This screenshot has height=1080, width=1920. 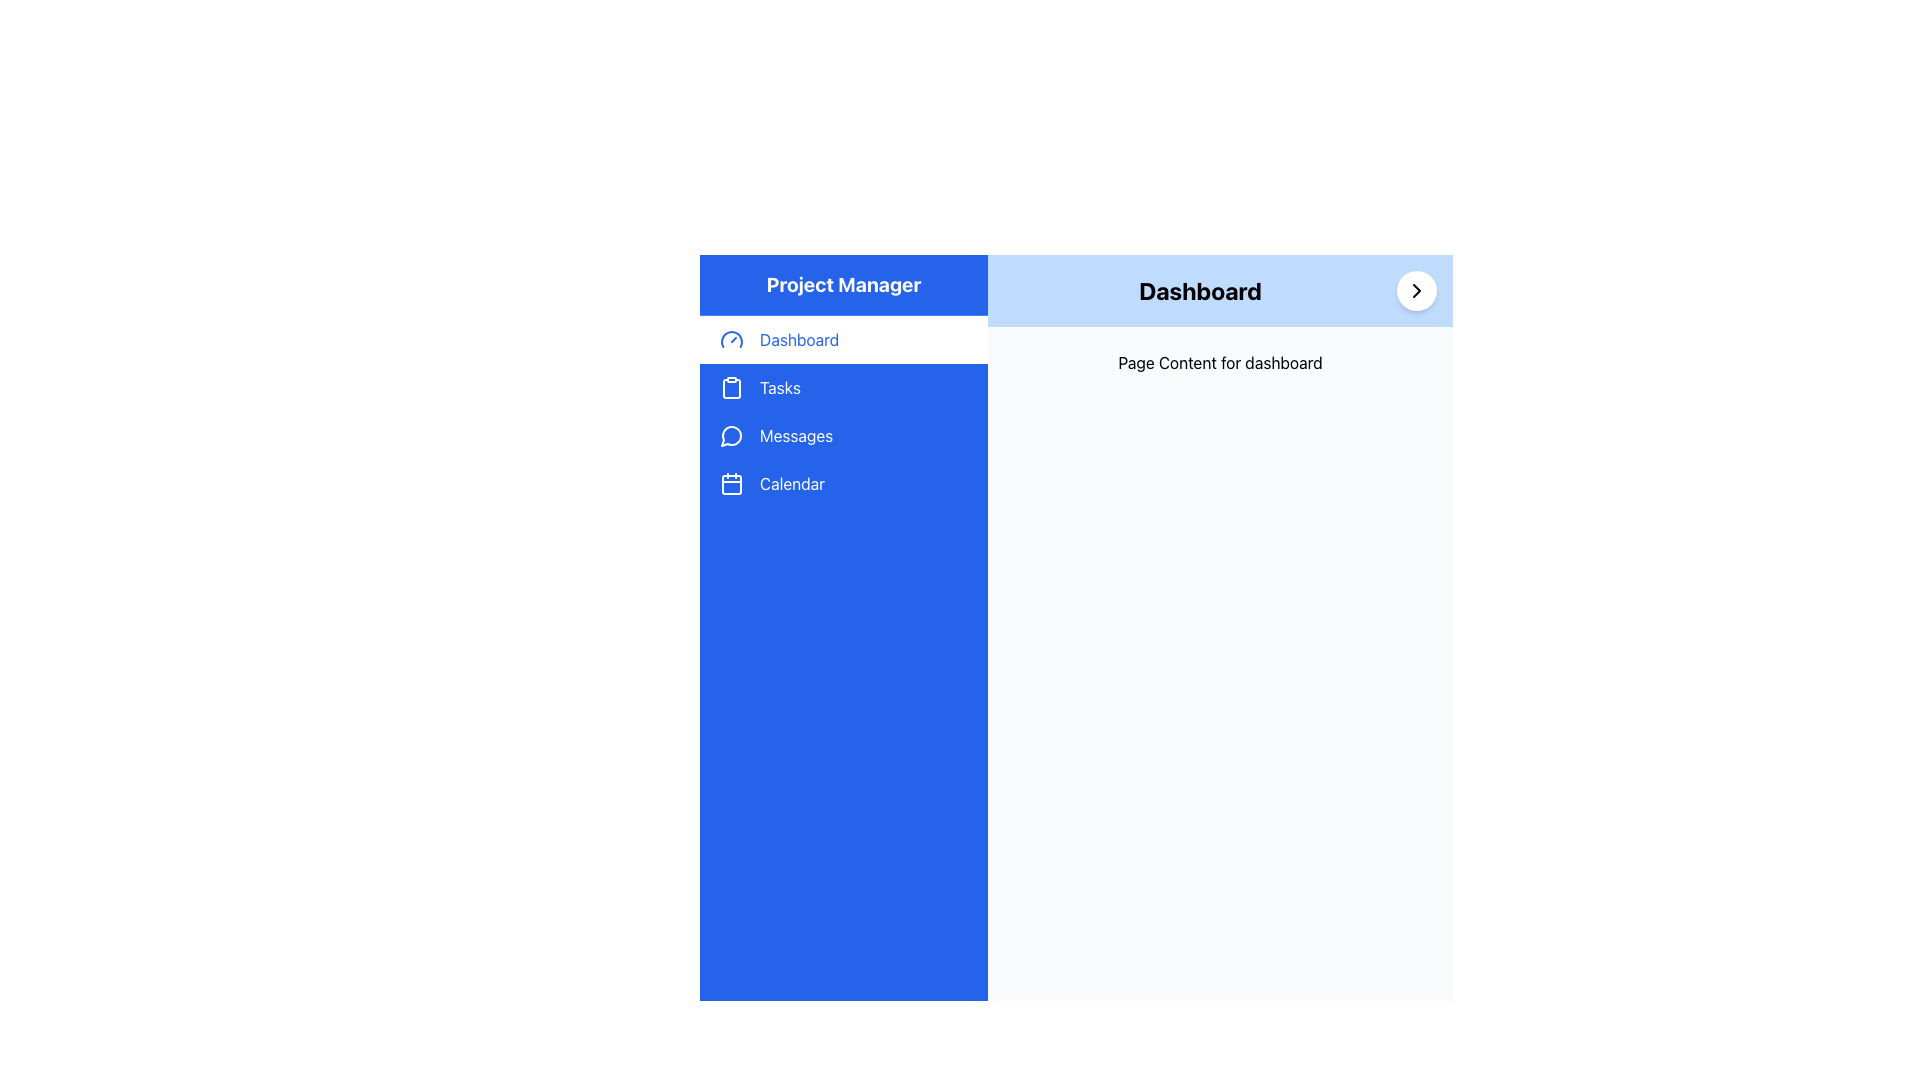 I want to click on the lower part of the clipboard icon located in the navigation bar labeled 'Project Manager', which is visually aligned with the 'Tasks' menu item, so click(x=730, y=389).